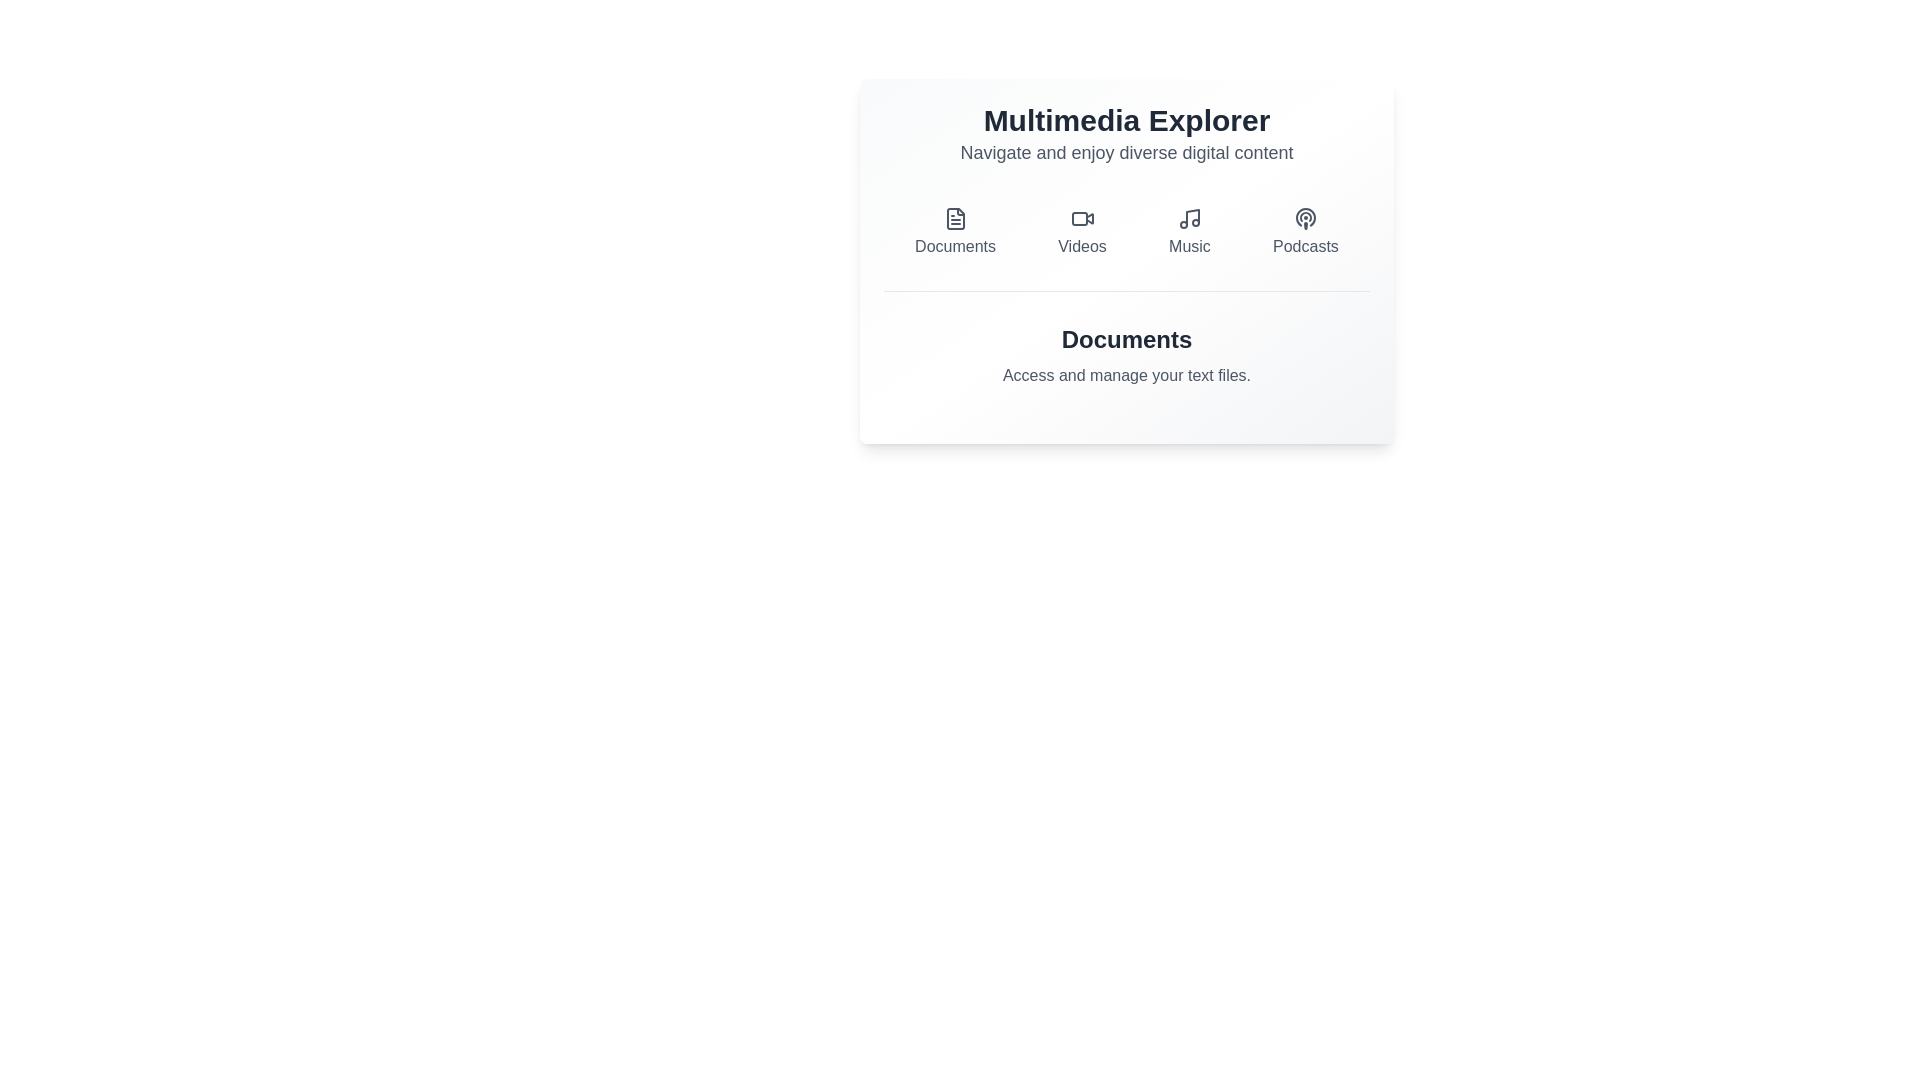 The width and height of the screenshot is (1920, 1080). What do you see at coordinates (1190, 231) in the screenshot?
I see `the Music button to switch to the corresponding tab` at bounding box center [1190, 231].